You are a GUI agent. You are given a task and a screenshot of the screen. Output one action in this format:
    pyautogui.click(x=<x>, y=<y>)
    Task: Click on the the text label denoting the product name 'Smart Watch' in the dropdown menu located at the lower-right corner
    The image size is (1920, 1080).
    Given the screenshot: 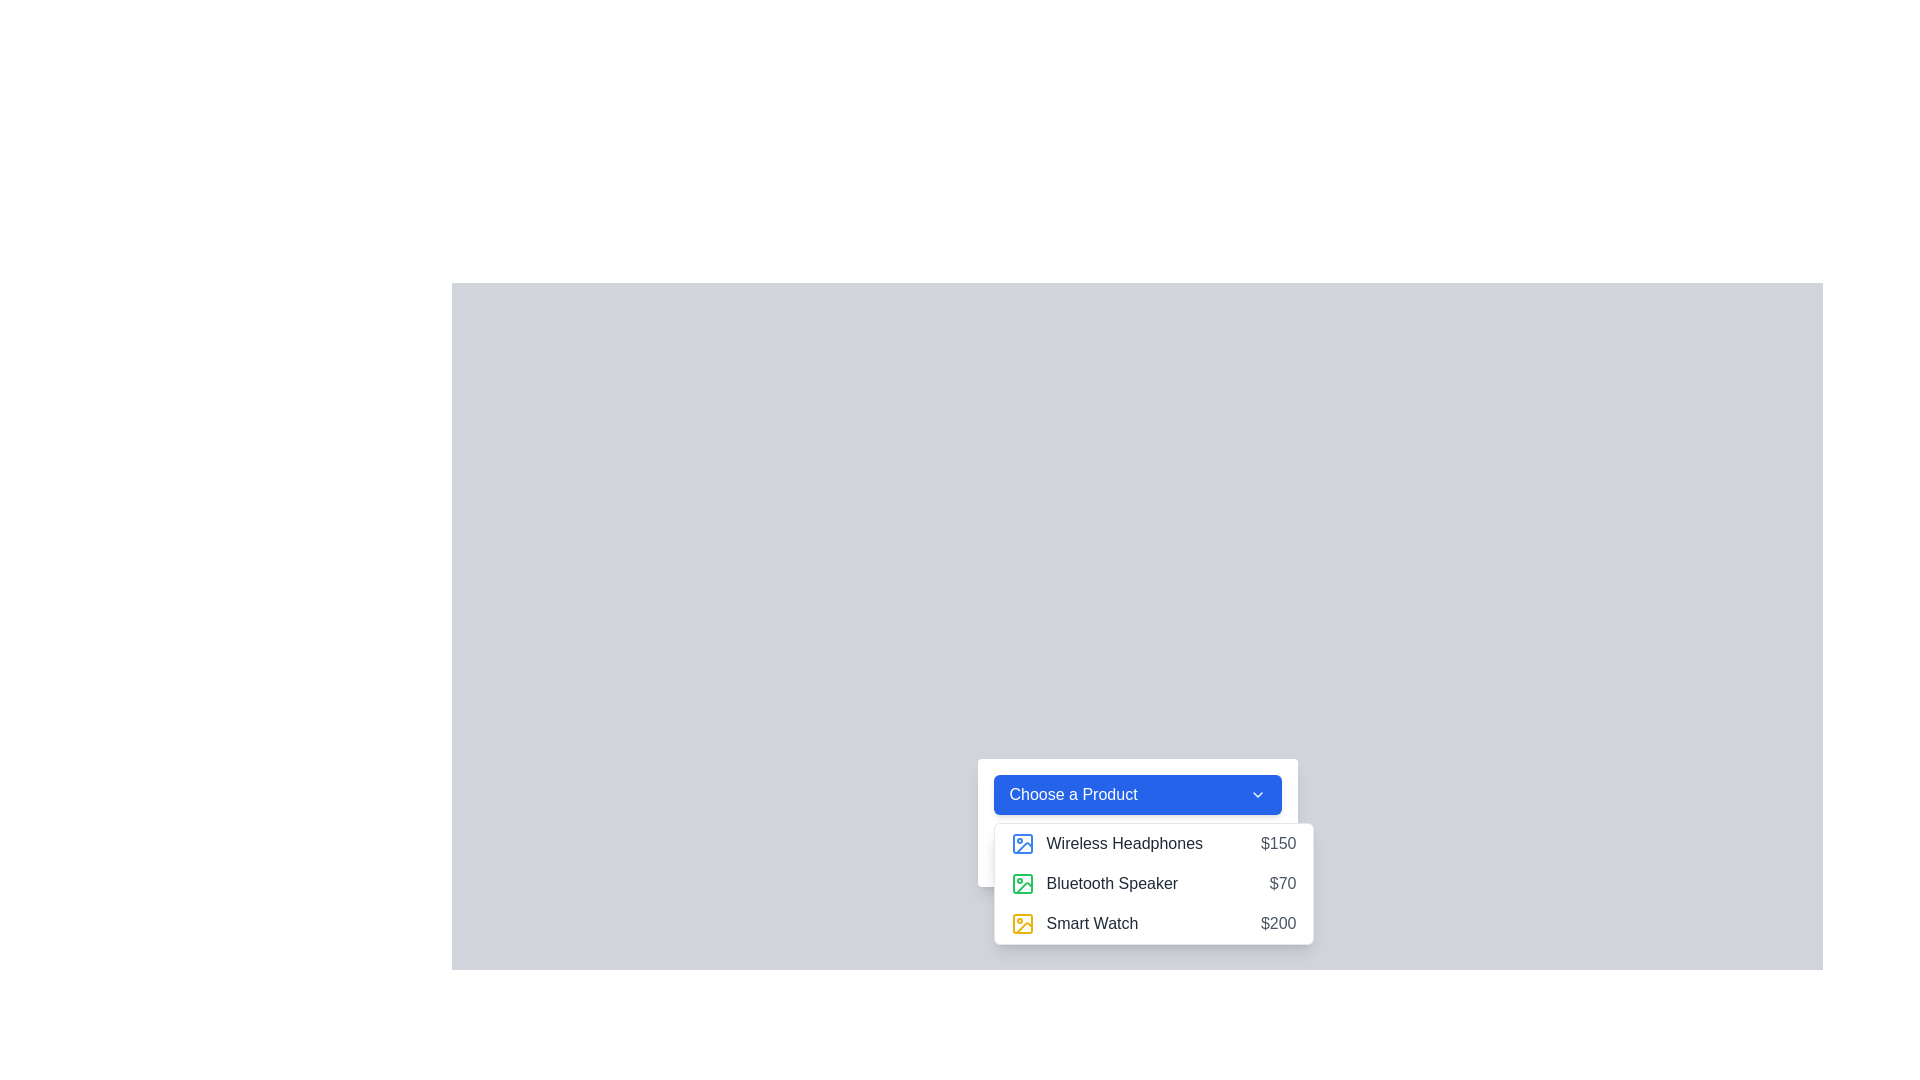 What is the action you would take?
    pyautogui.click(x=1091, y=924)
    